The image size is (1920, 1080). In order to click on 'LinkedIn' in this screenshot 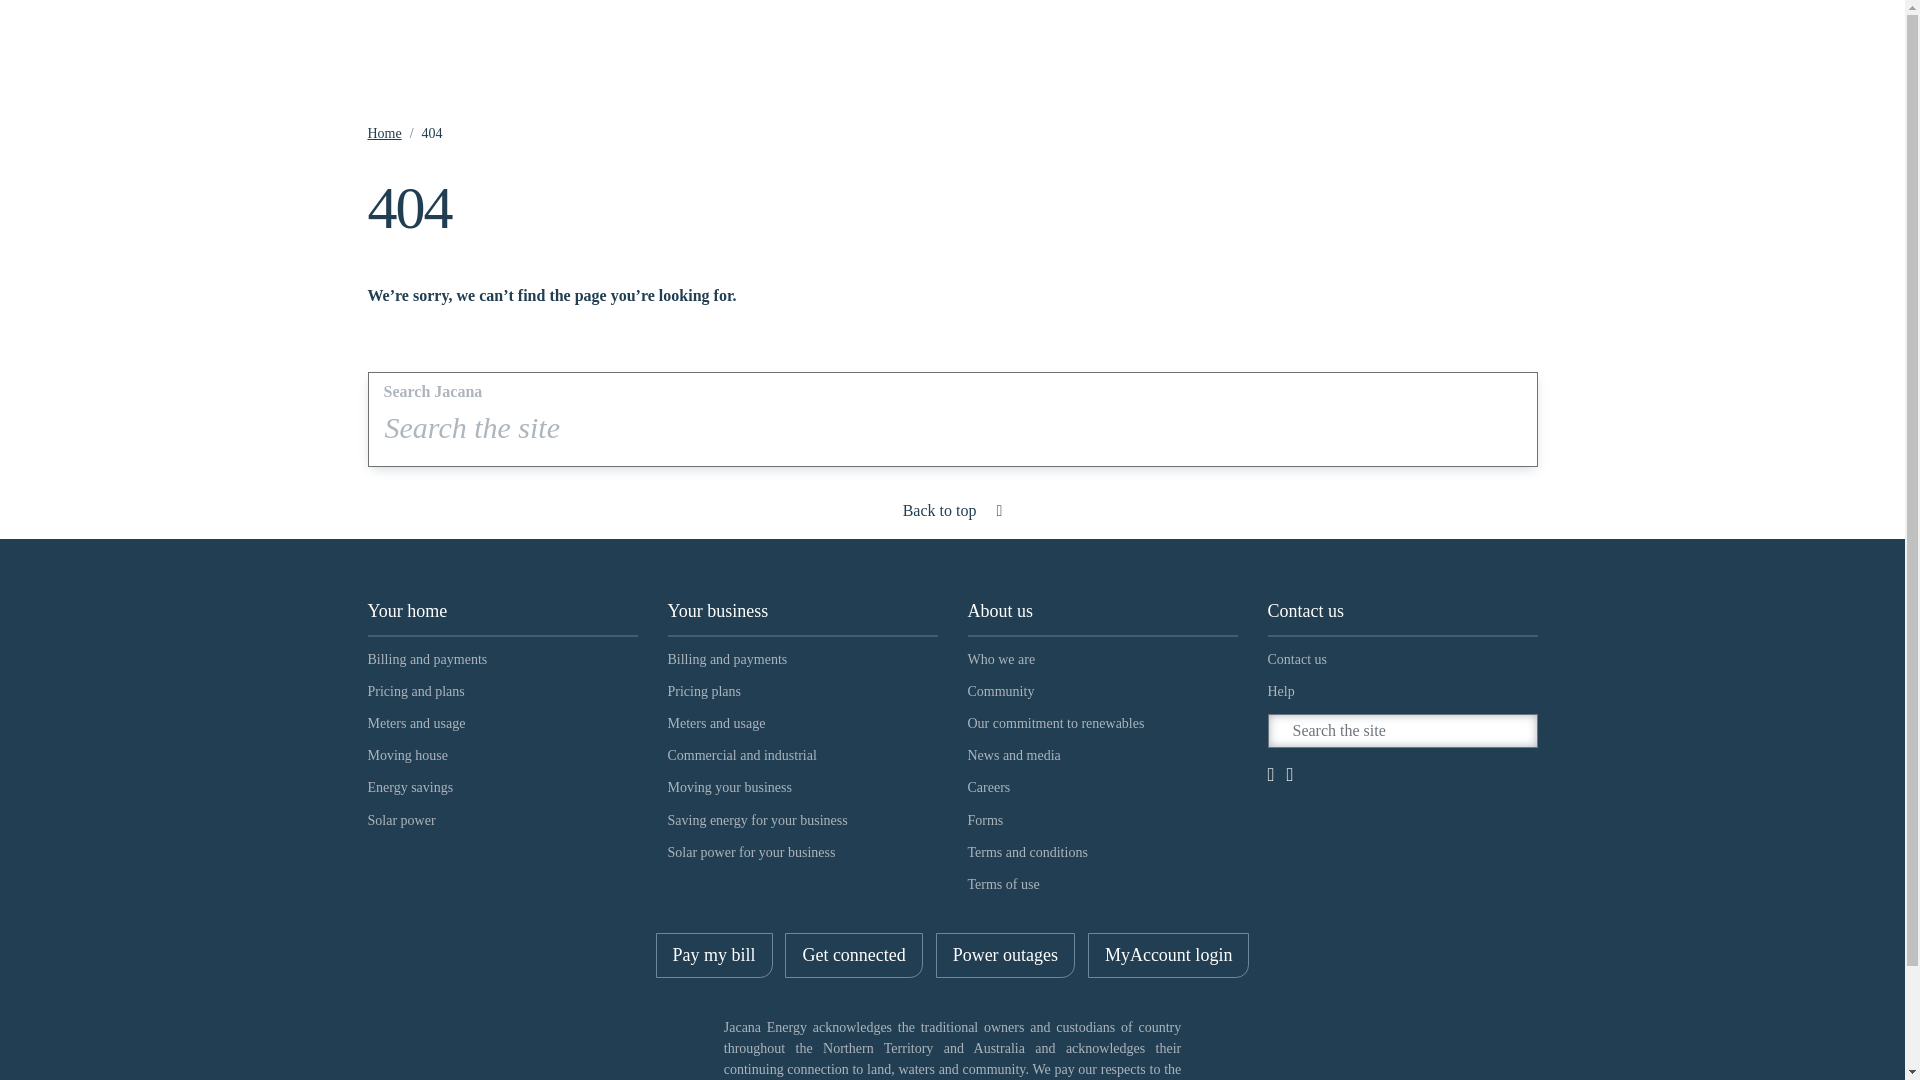, I will do `click(1290, 774)`.